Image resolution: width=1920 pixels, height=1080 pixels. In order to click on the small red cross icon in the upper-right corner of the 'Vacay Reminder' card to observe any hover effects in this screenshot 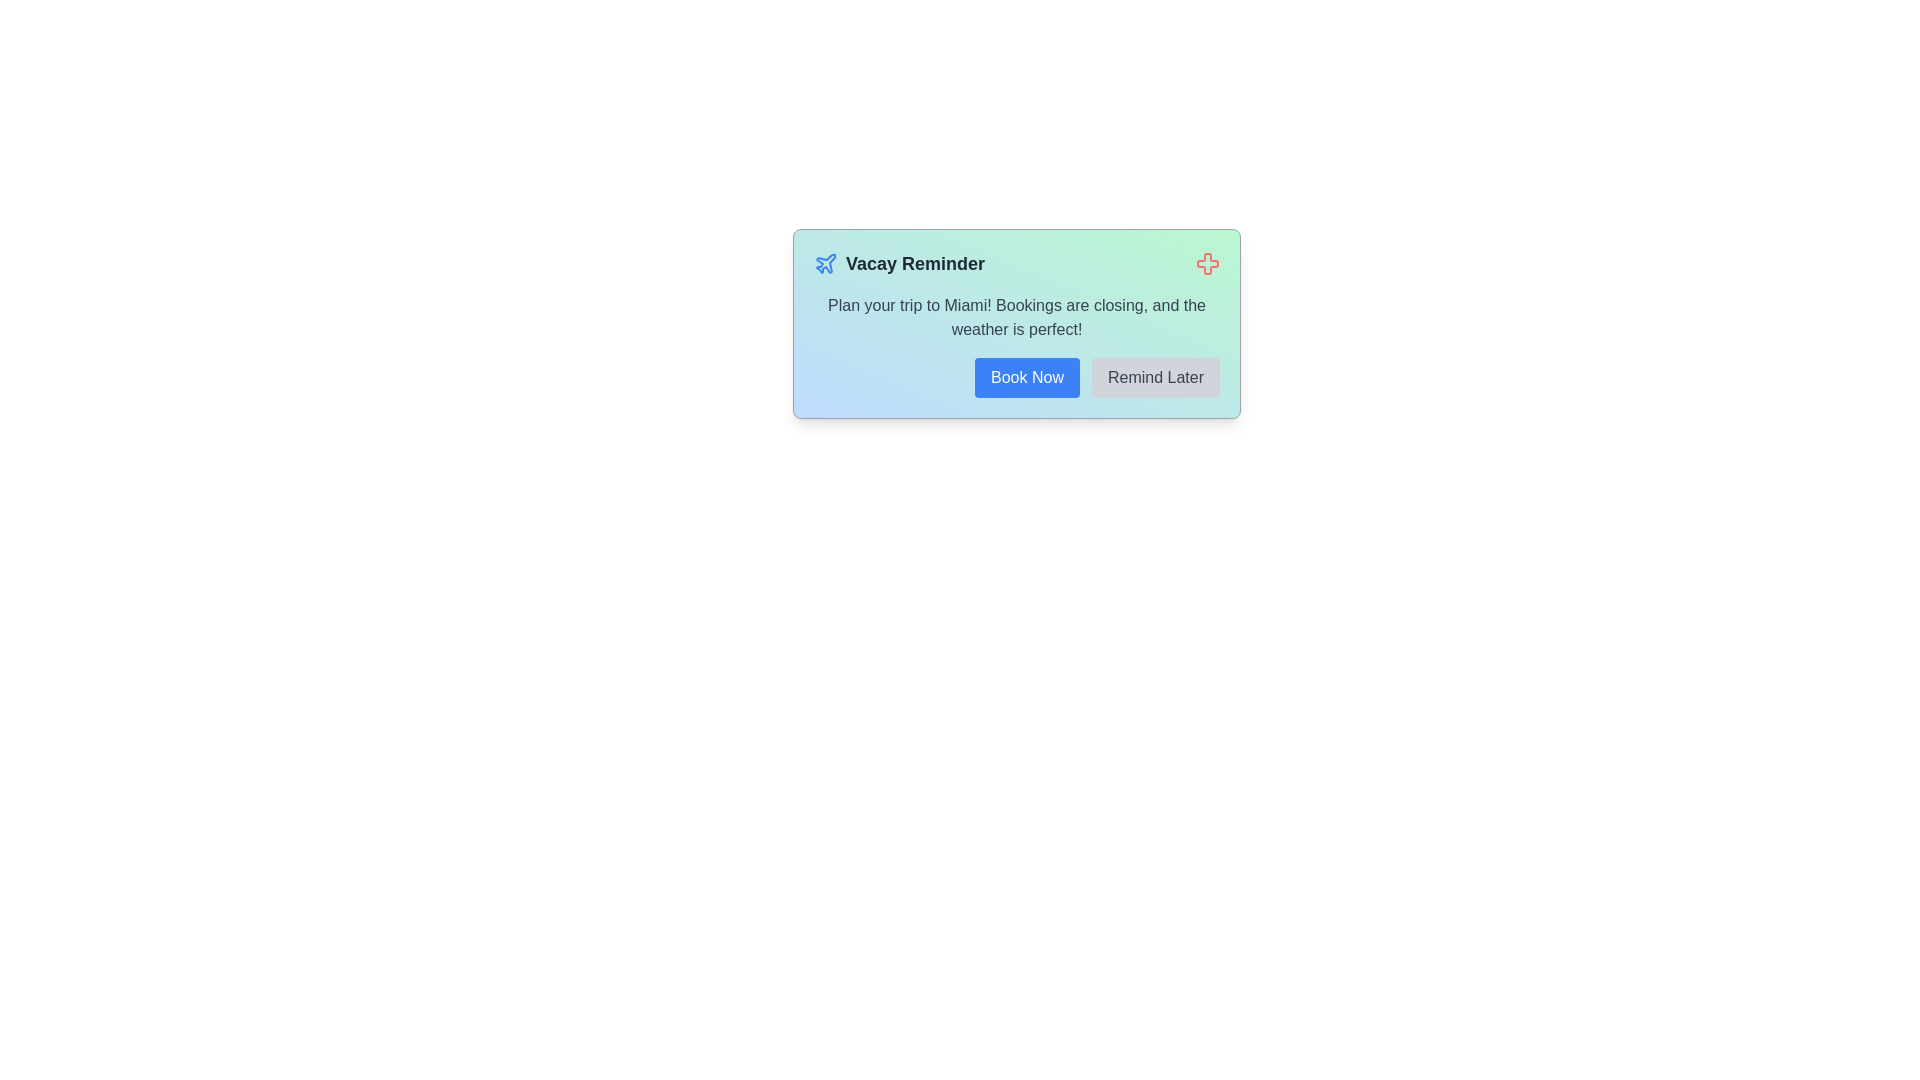, I will do `click(1207, 262)`.